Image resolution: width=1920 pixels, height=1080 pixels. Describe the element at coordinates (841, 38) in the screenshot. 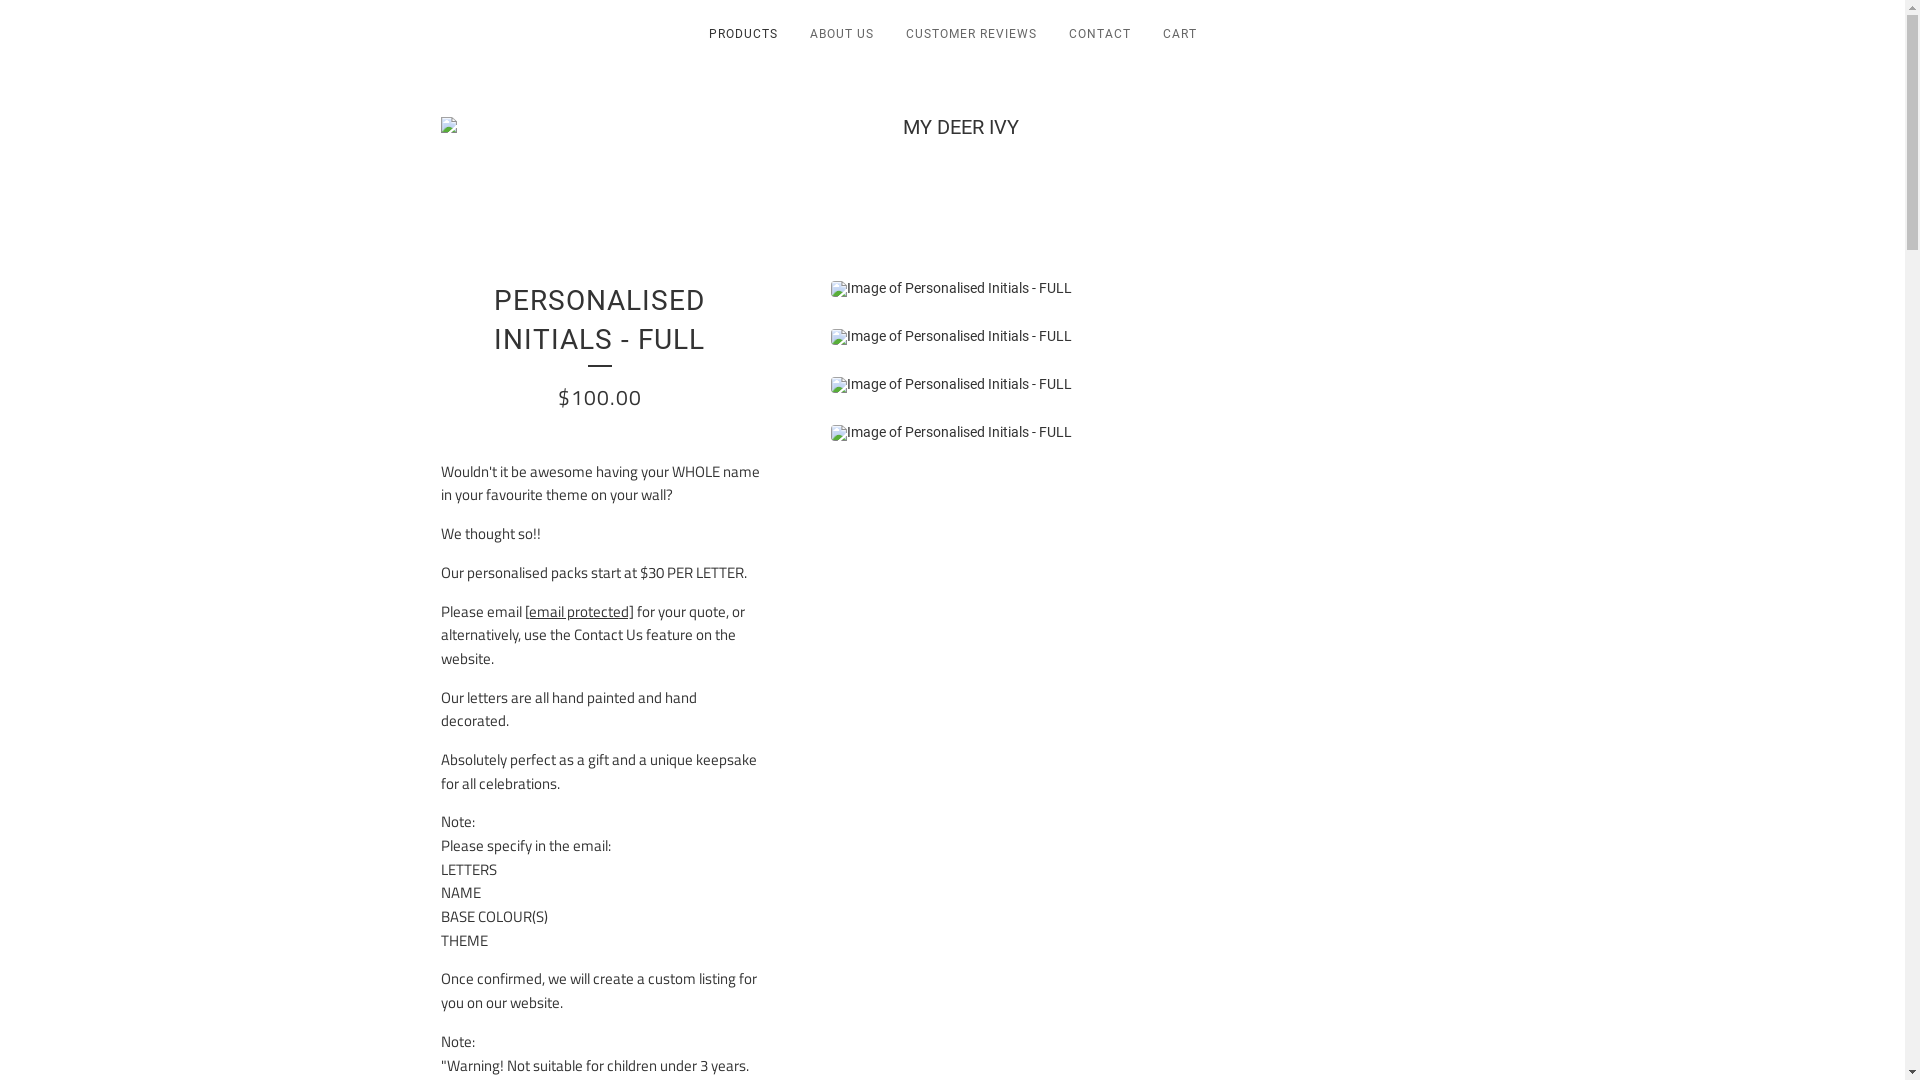

I see `'ABOUT US'` at that location.